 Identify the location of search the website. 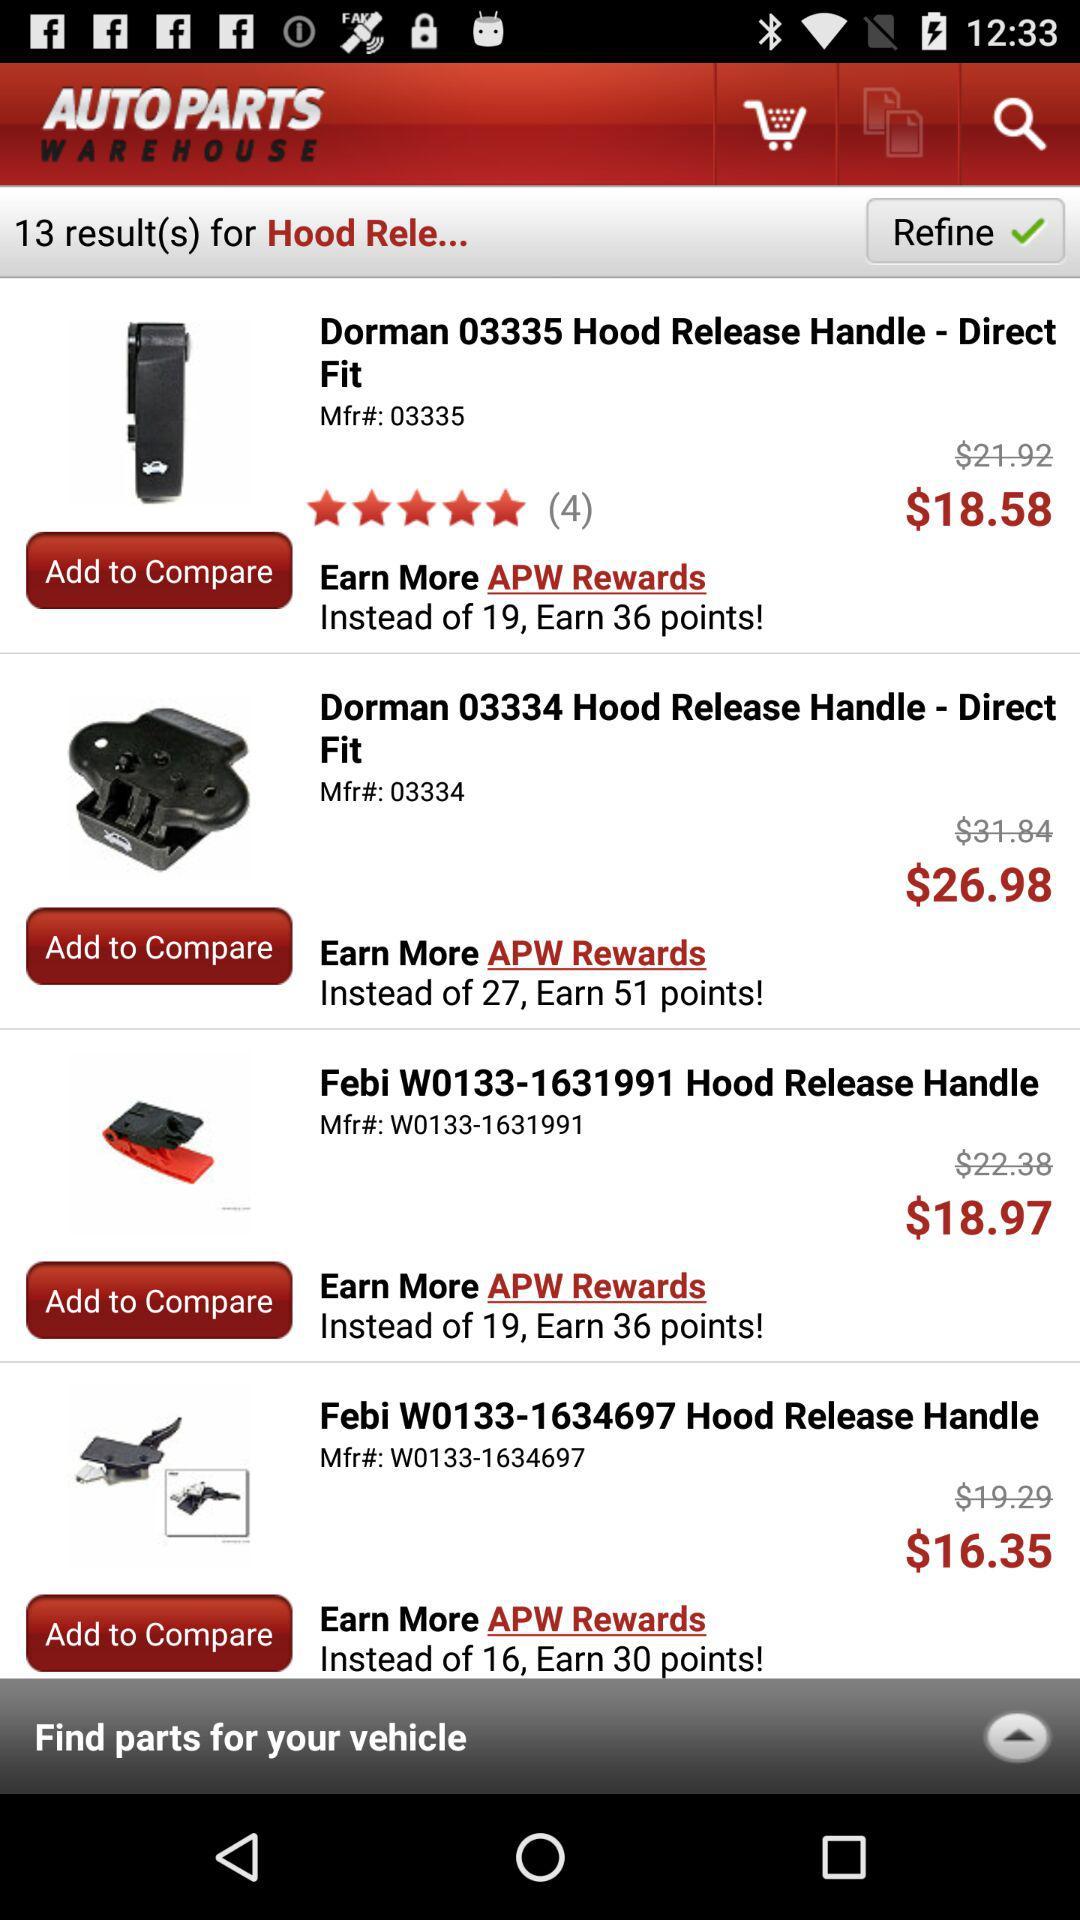
(1018, 123).